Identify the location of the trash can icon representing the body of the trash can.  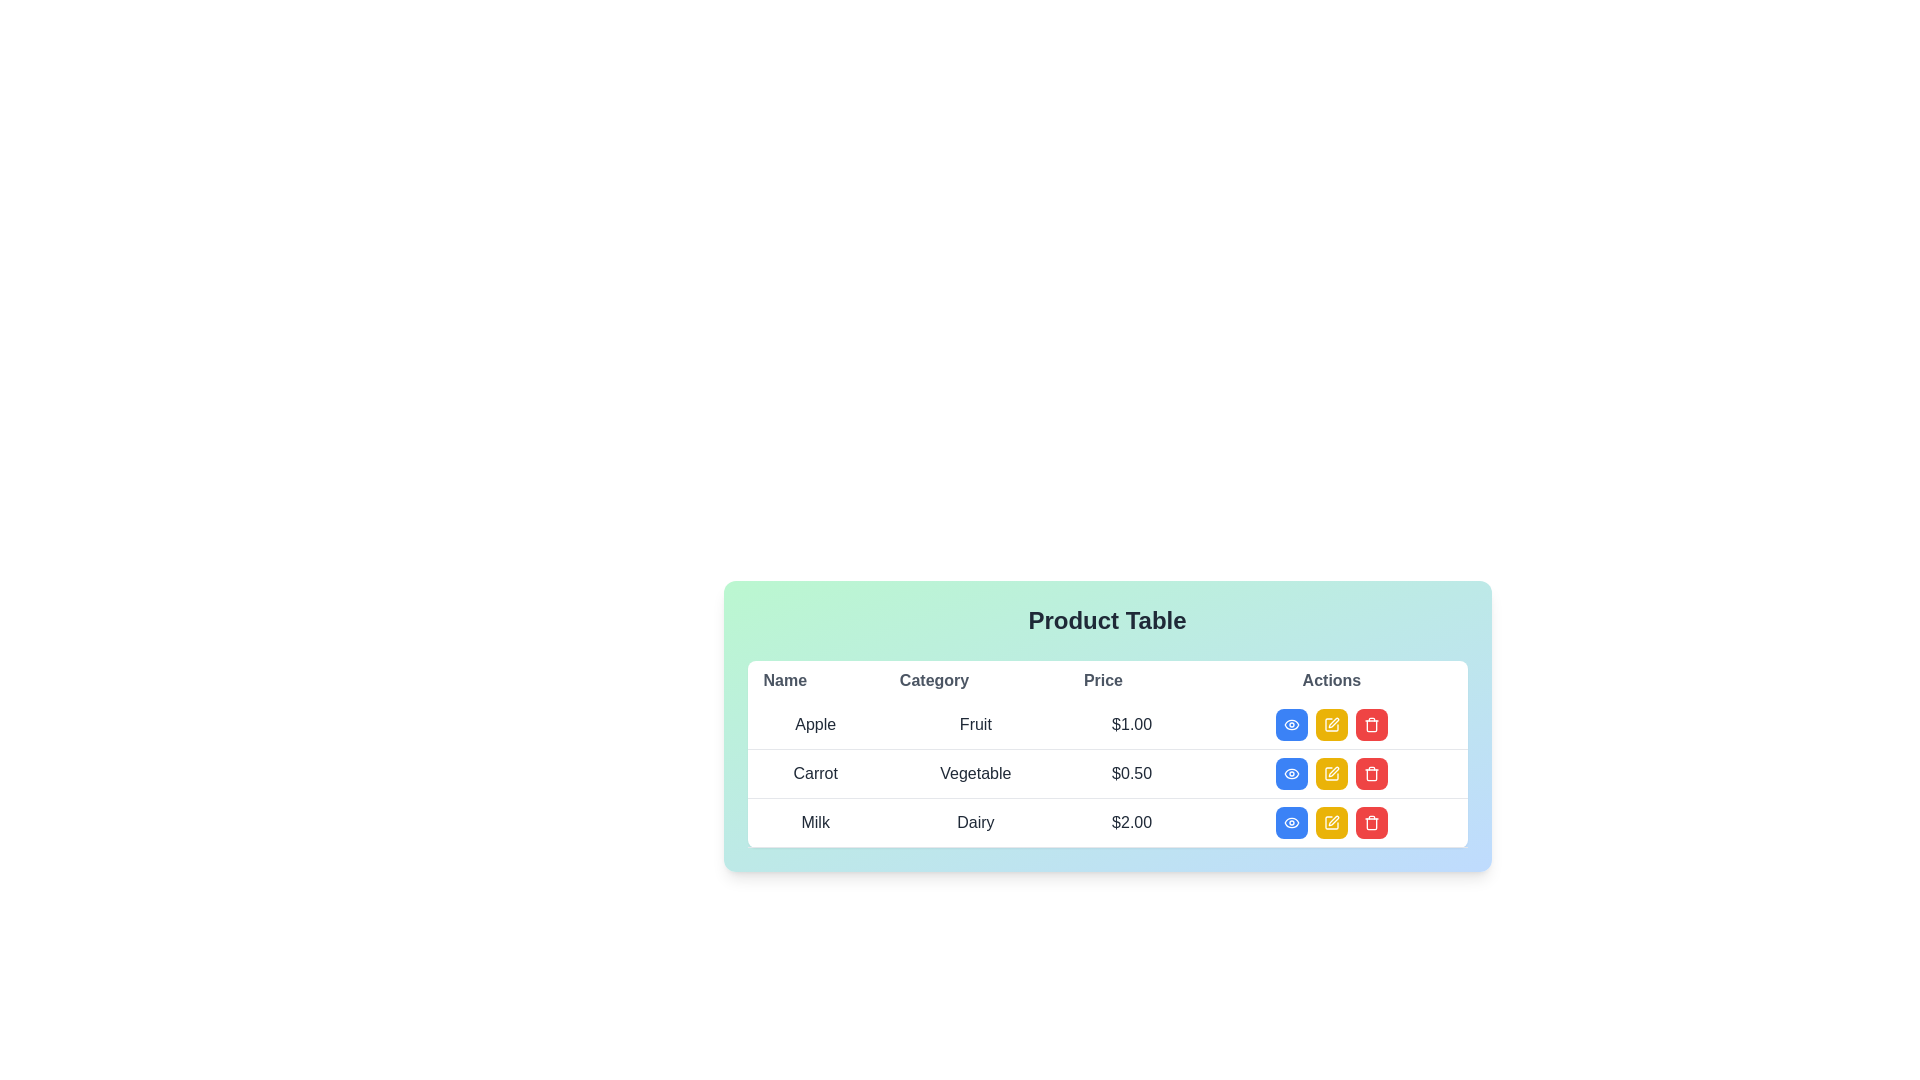
(1370, 774).